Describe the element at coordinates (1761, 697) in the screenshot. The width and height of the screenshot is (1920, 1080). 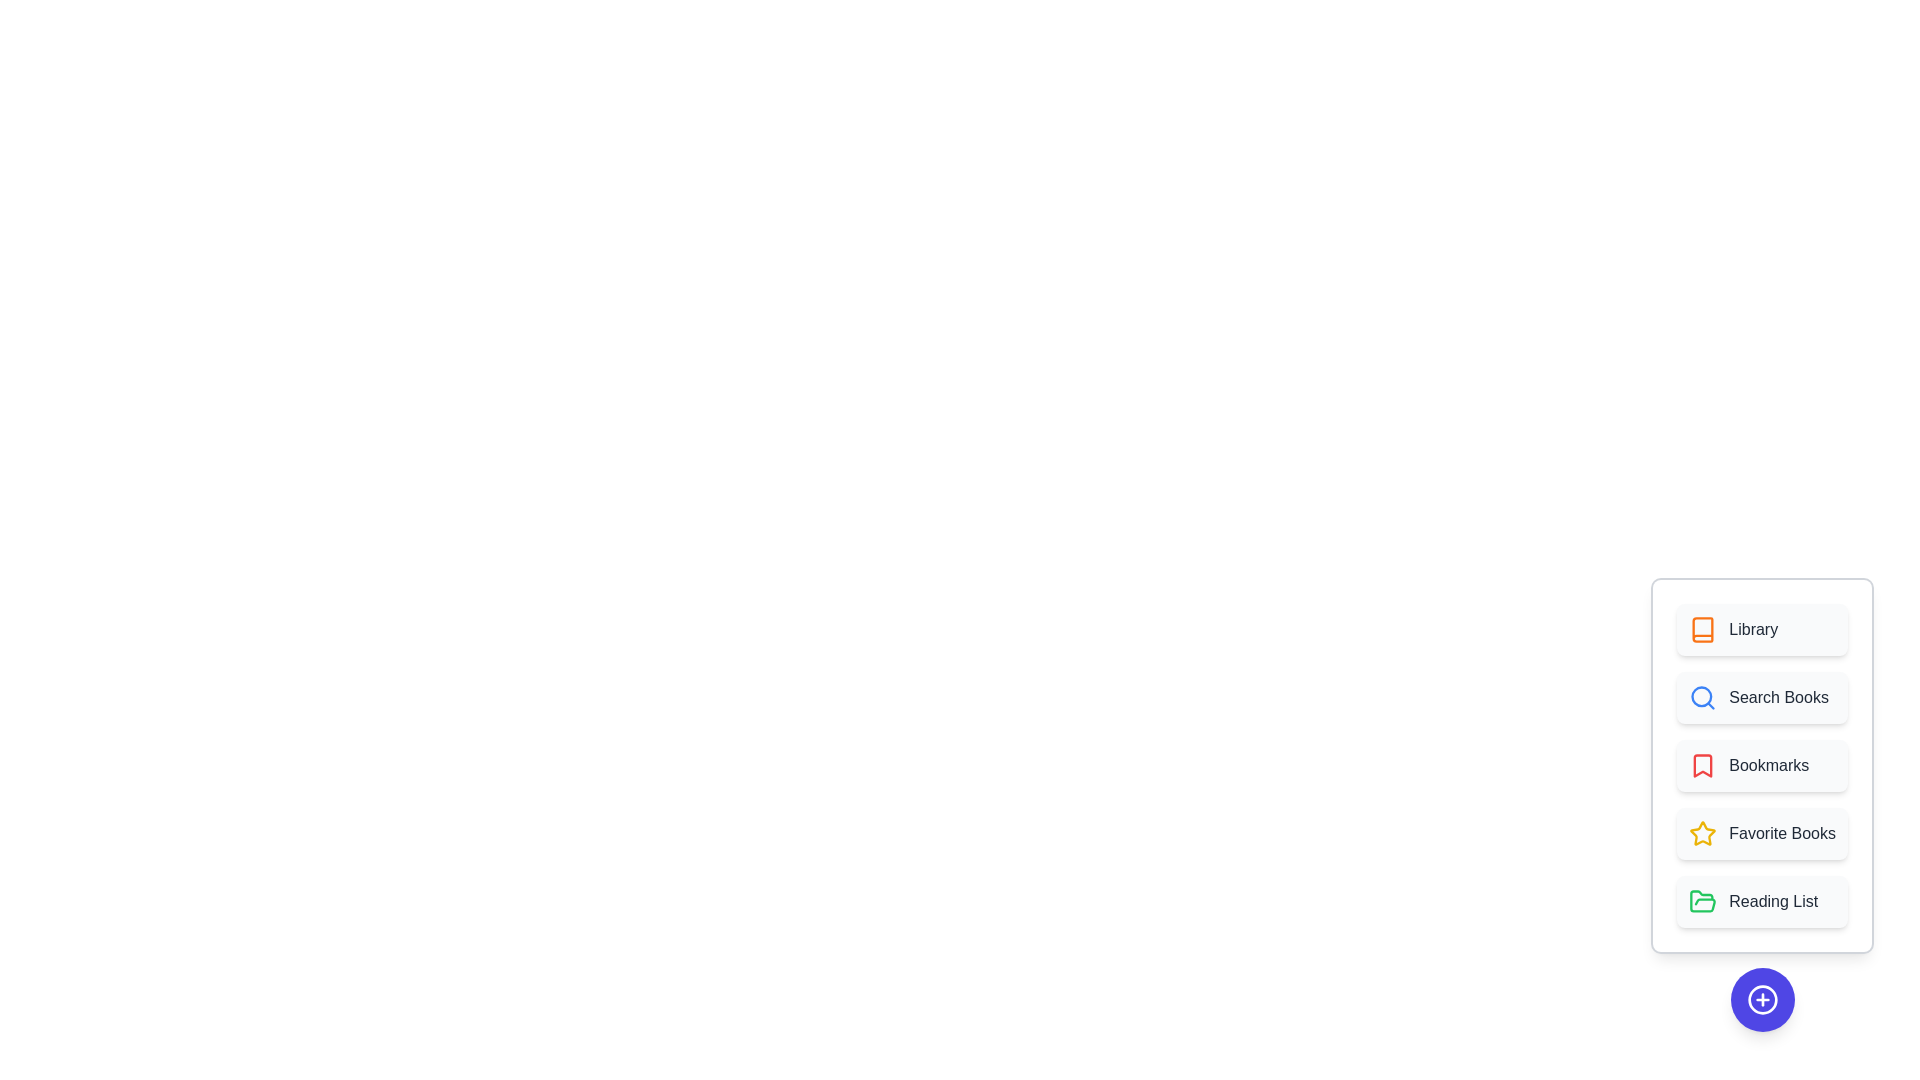
I see `the 'Search Books' button to select this option` at that location.